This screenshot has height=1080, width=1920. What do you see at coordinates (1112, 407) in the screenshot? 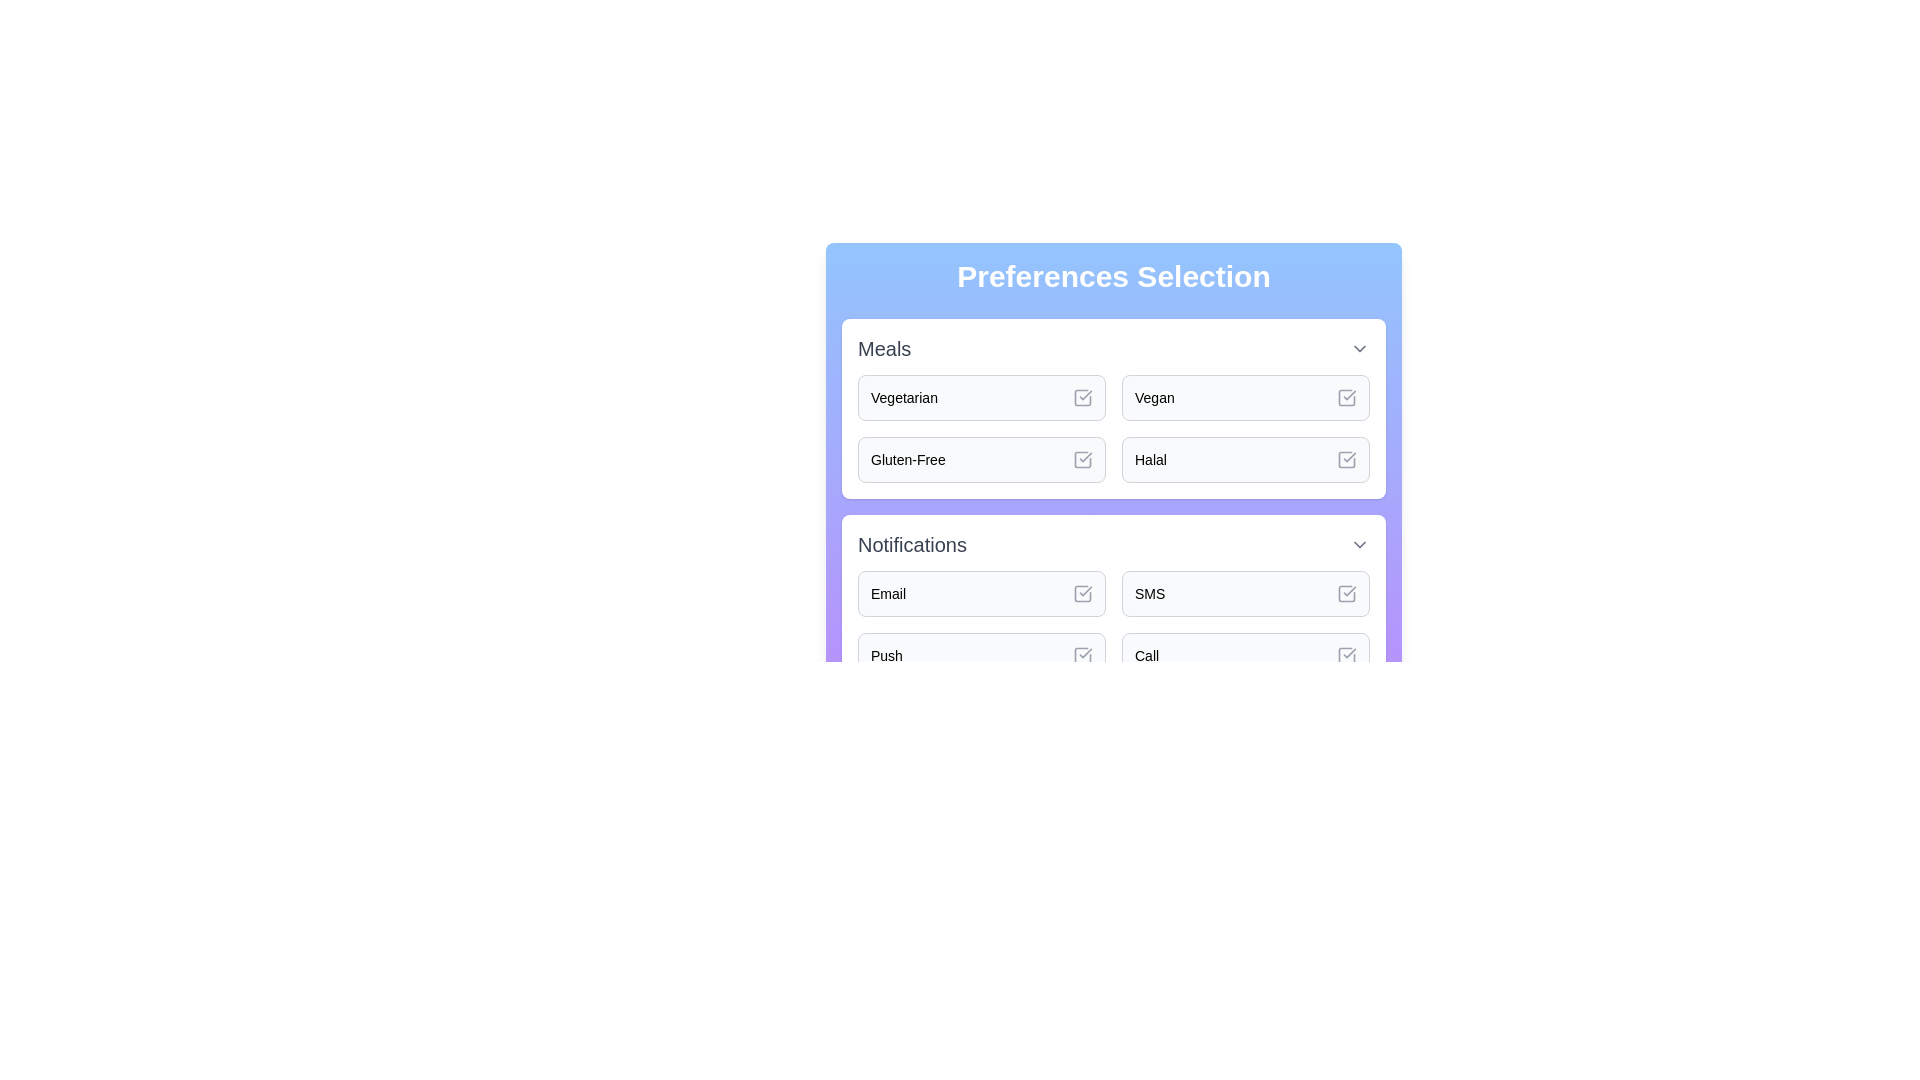
I see `an option from the meal preferences section located below the 'Preferences Selection' header` at bounding box center [1112, 407].